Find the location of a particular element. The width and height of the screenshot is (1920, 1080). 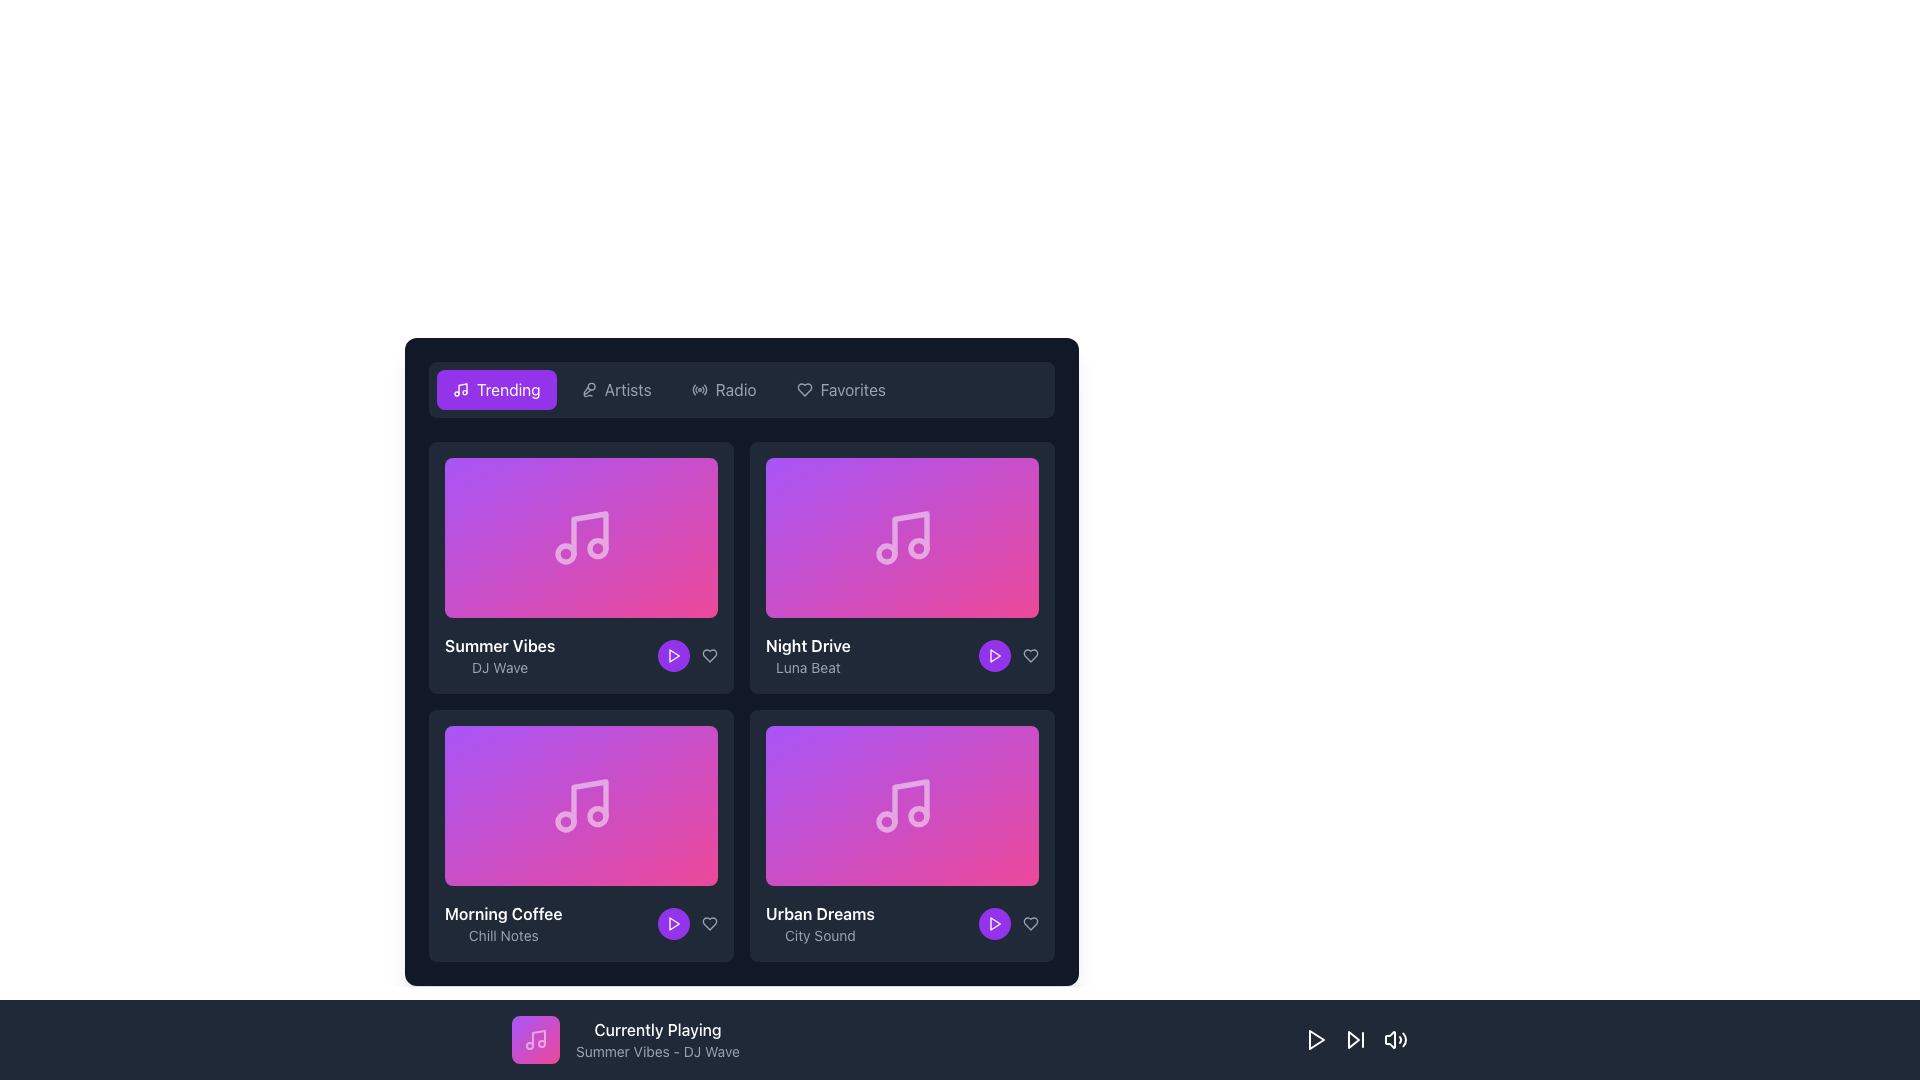

the small purple play button with a white triangular icon located in the 'Night Drive' card by 'Luna Beat' is located at coordinates (673, 655).